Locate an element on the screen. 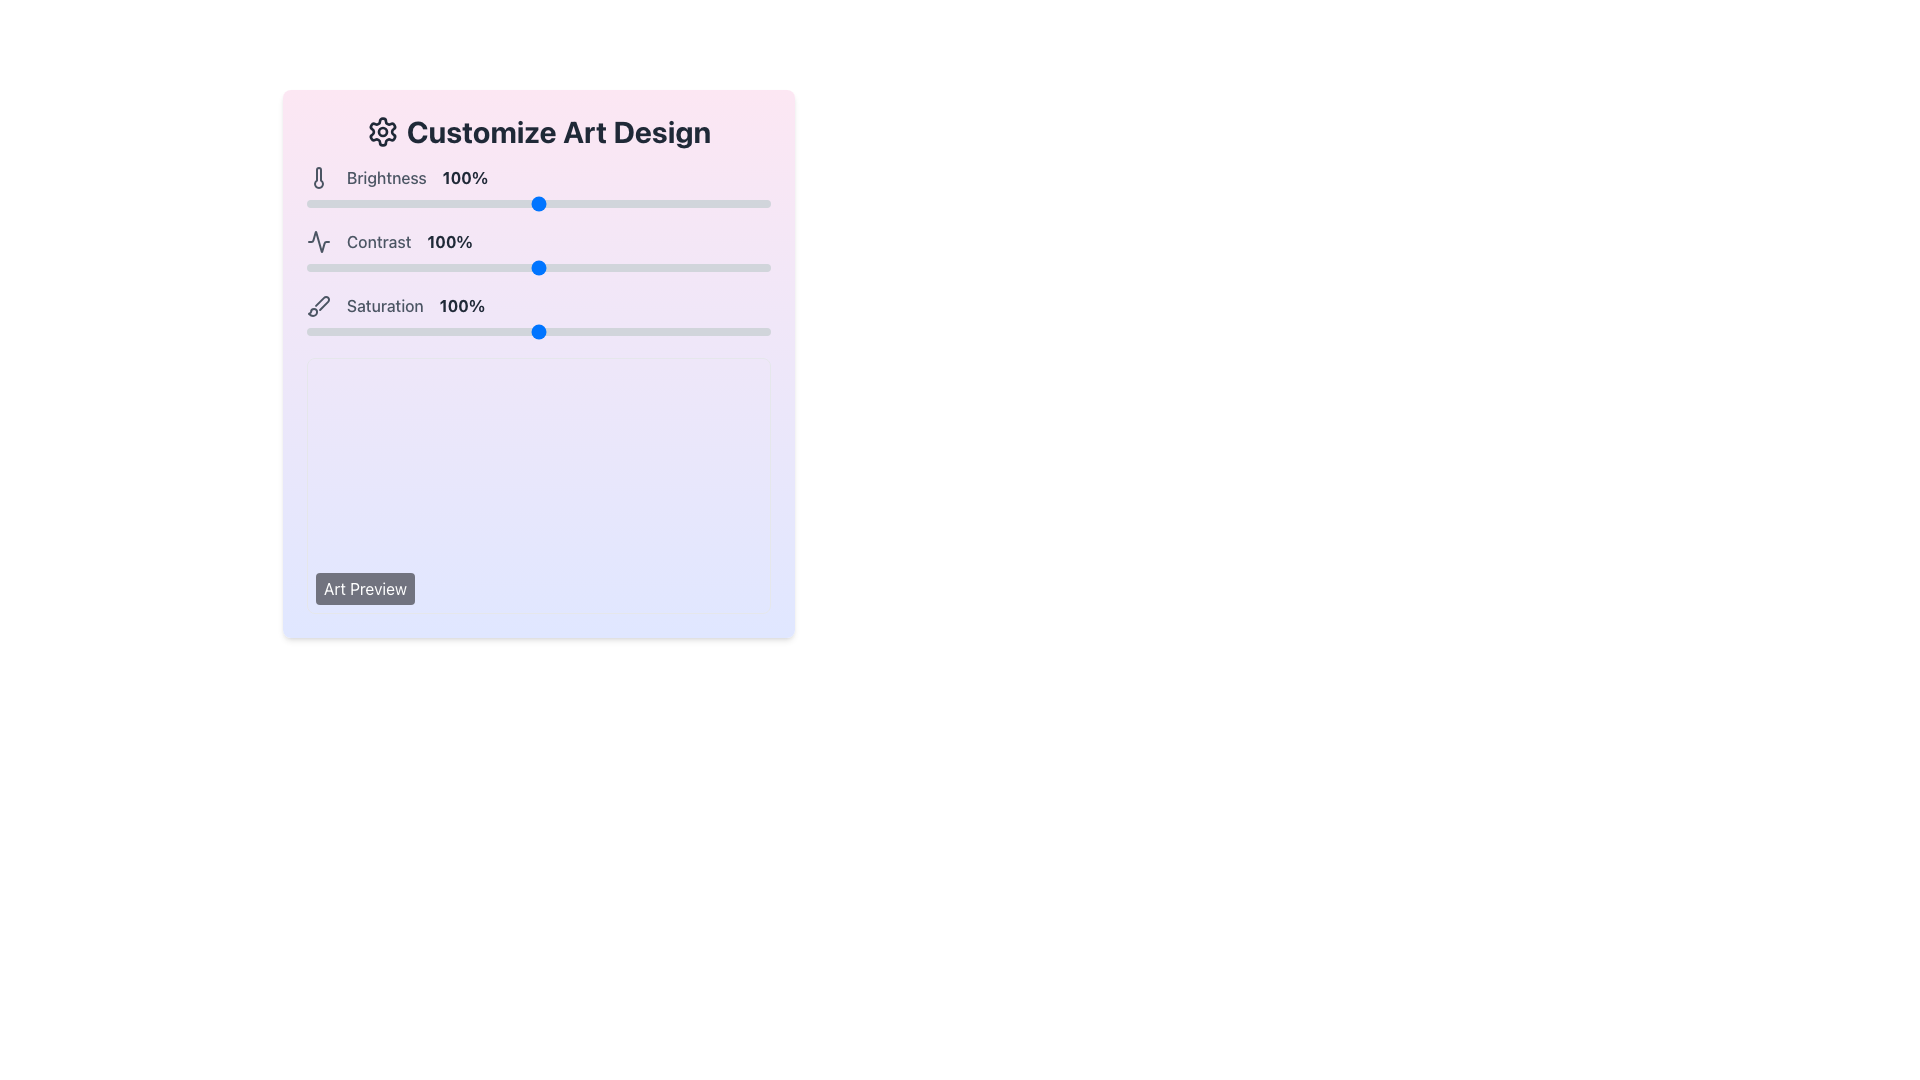 Image resolution: width=1920 pixels, height=1080 pixels. brightness is located at coordinates (435, 204).